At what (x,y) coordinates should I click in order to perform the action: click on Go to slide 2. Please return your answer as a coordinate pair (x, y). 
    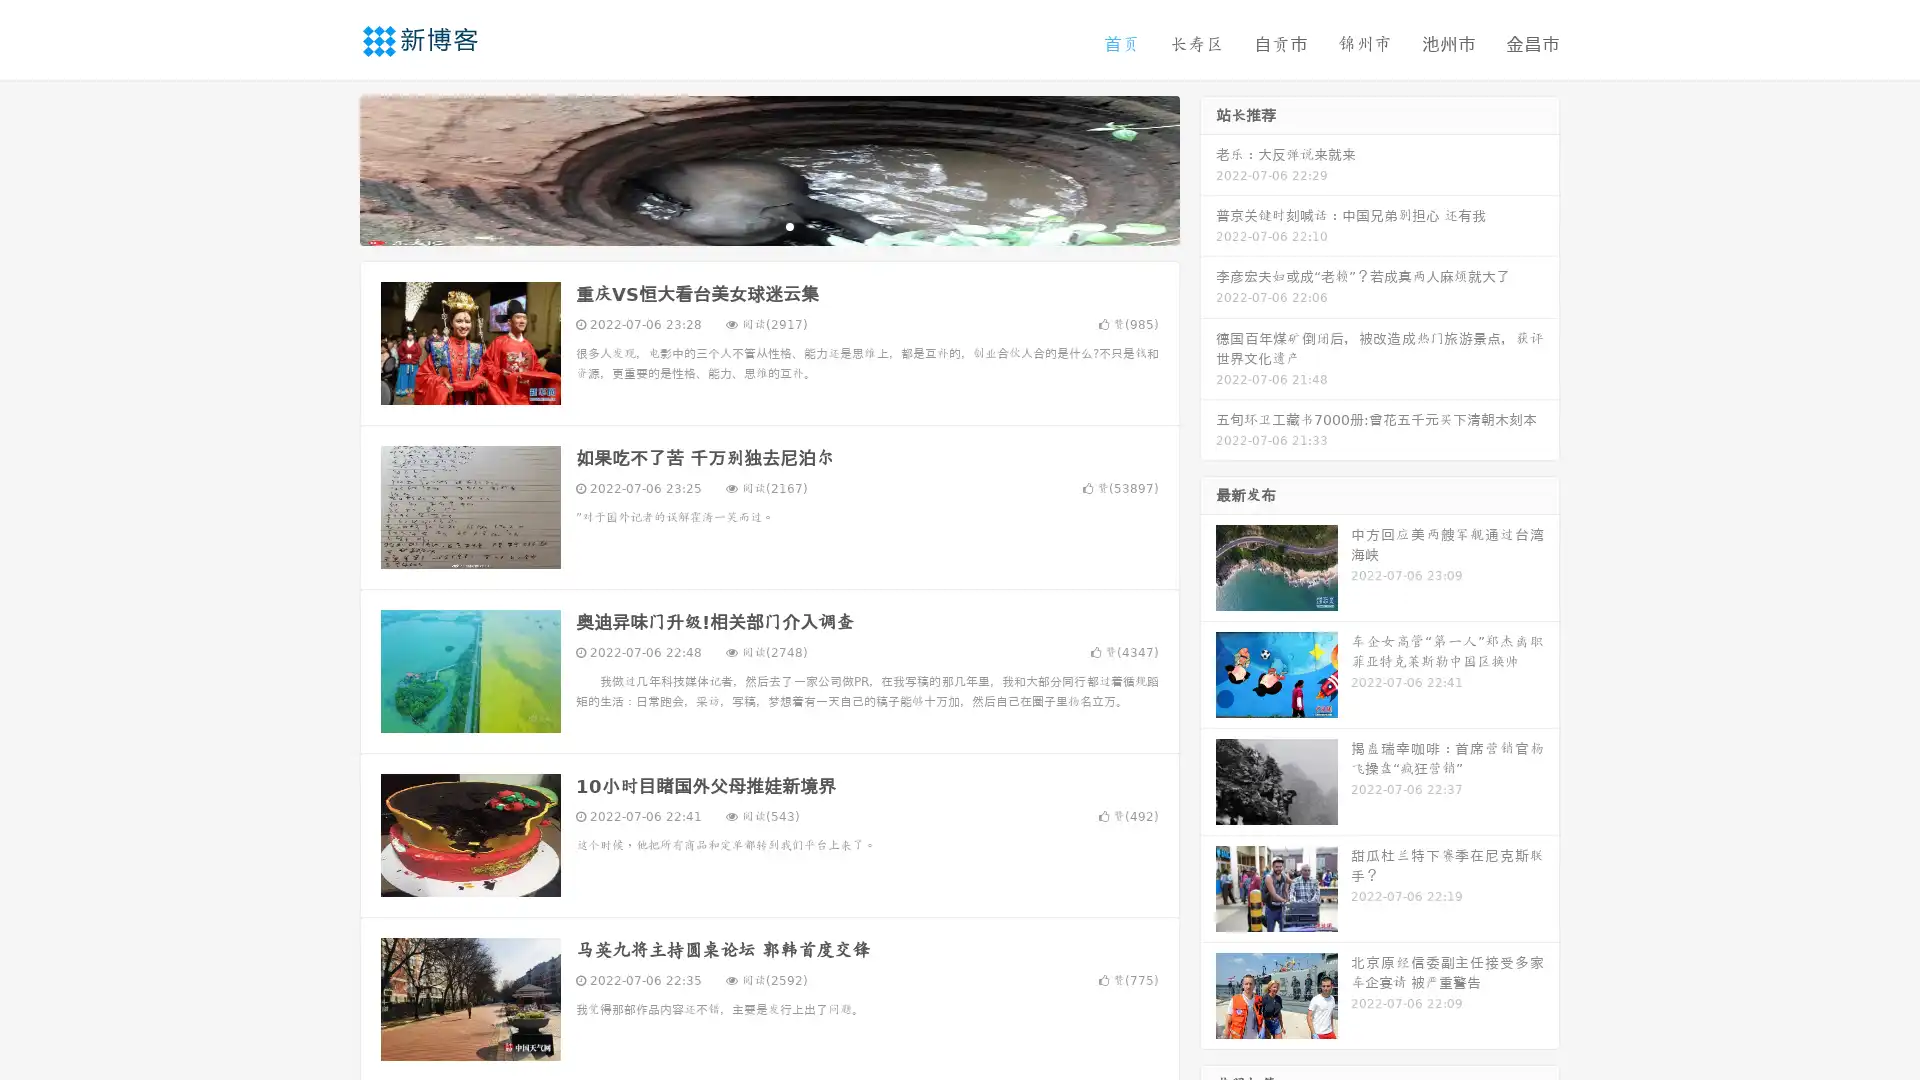
    Looking at the image, I should click on (768, 225).